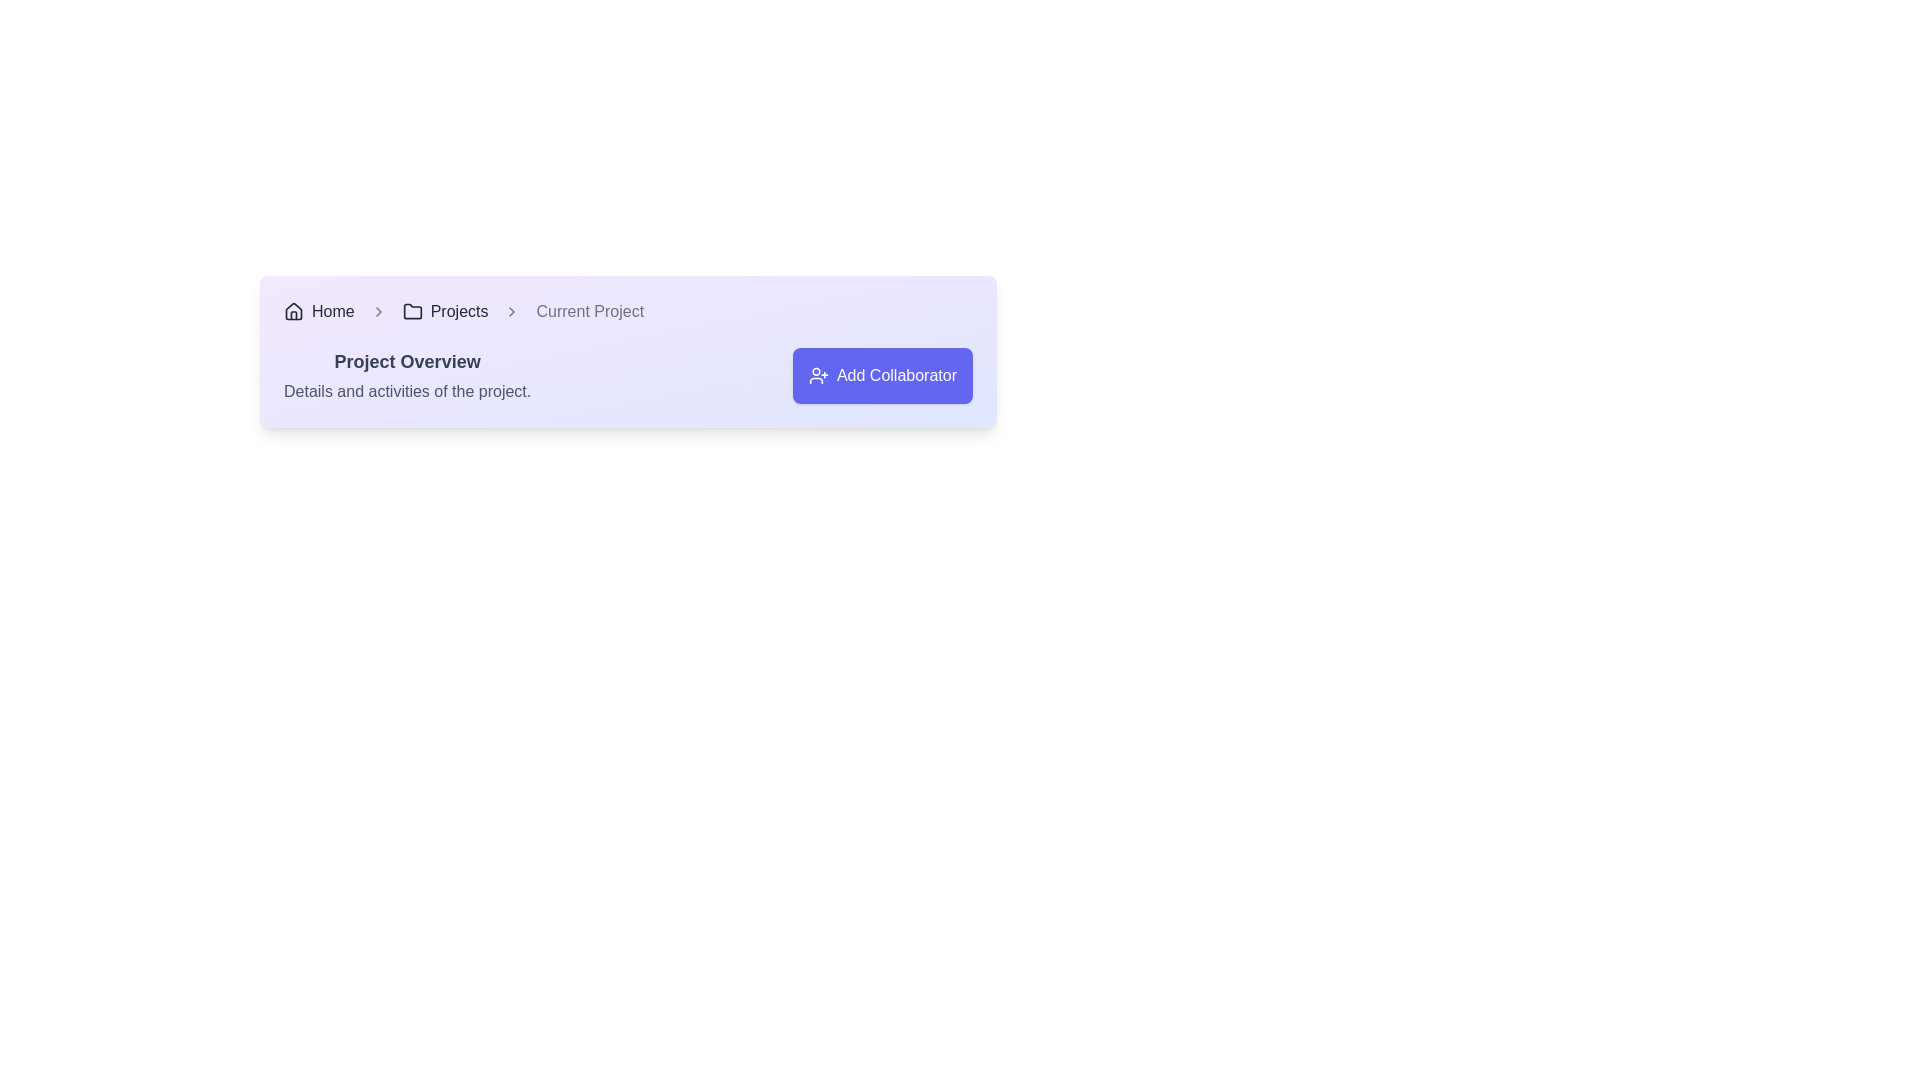 This screenshot has height=1080, width=1920. I want to click on the non-interactive text label that indicates the current navigation context in the breadcrumb trail, specifically the third item to the right of 'Projects', so click(589, 312).